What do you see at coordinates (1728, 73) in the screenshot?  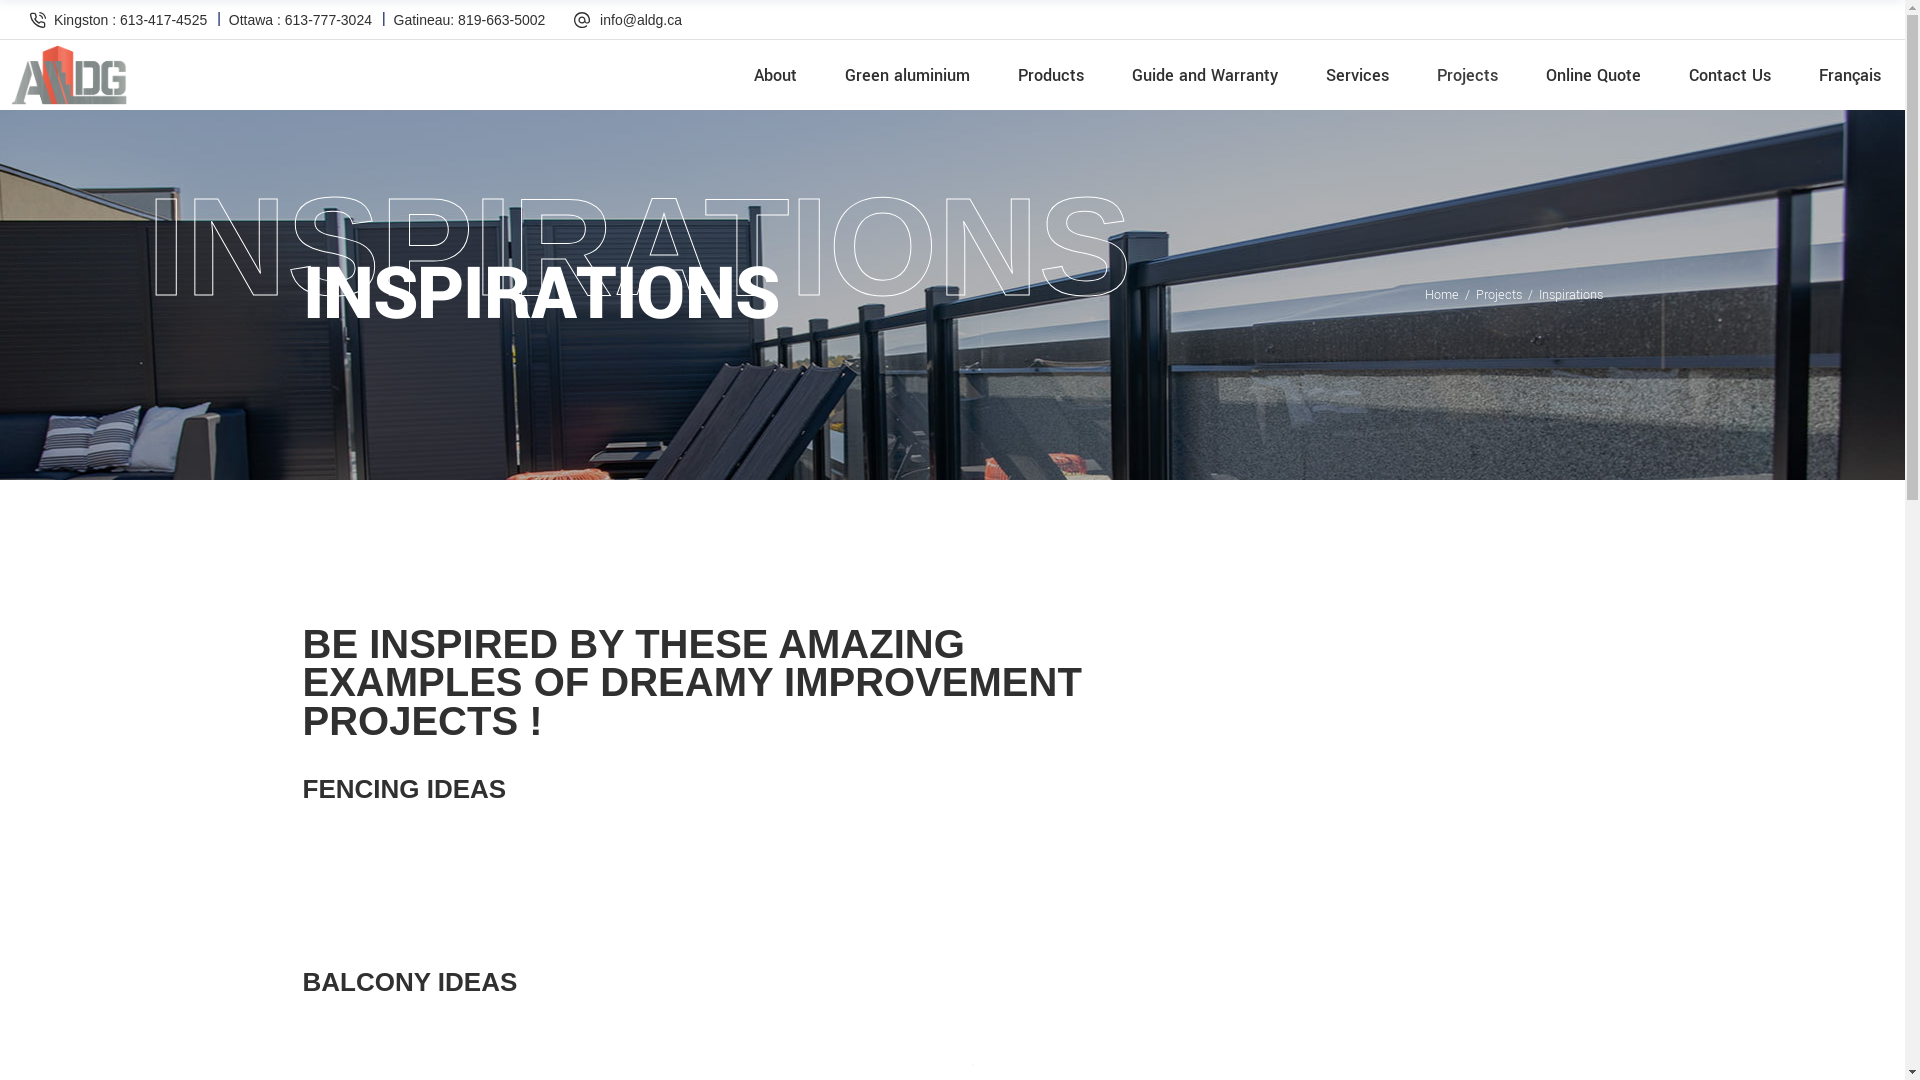 I see `'Contact Us'` at bounding box center [1728, 73].